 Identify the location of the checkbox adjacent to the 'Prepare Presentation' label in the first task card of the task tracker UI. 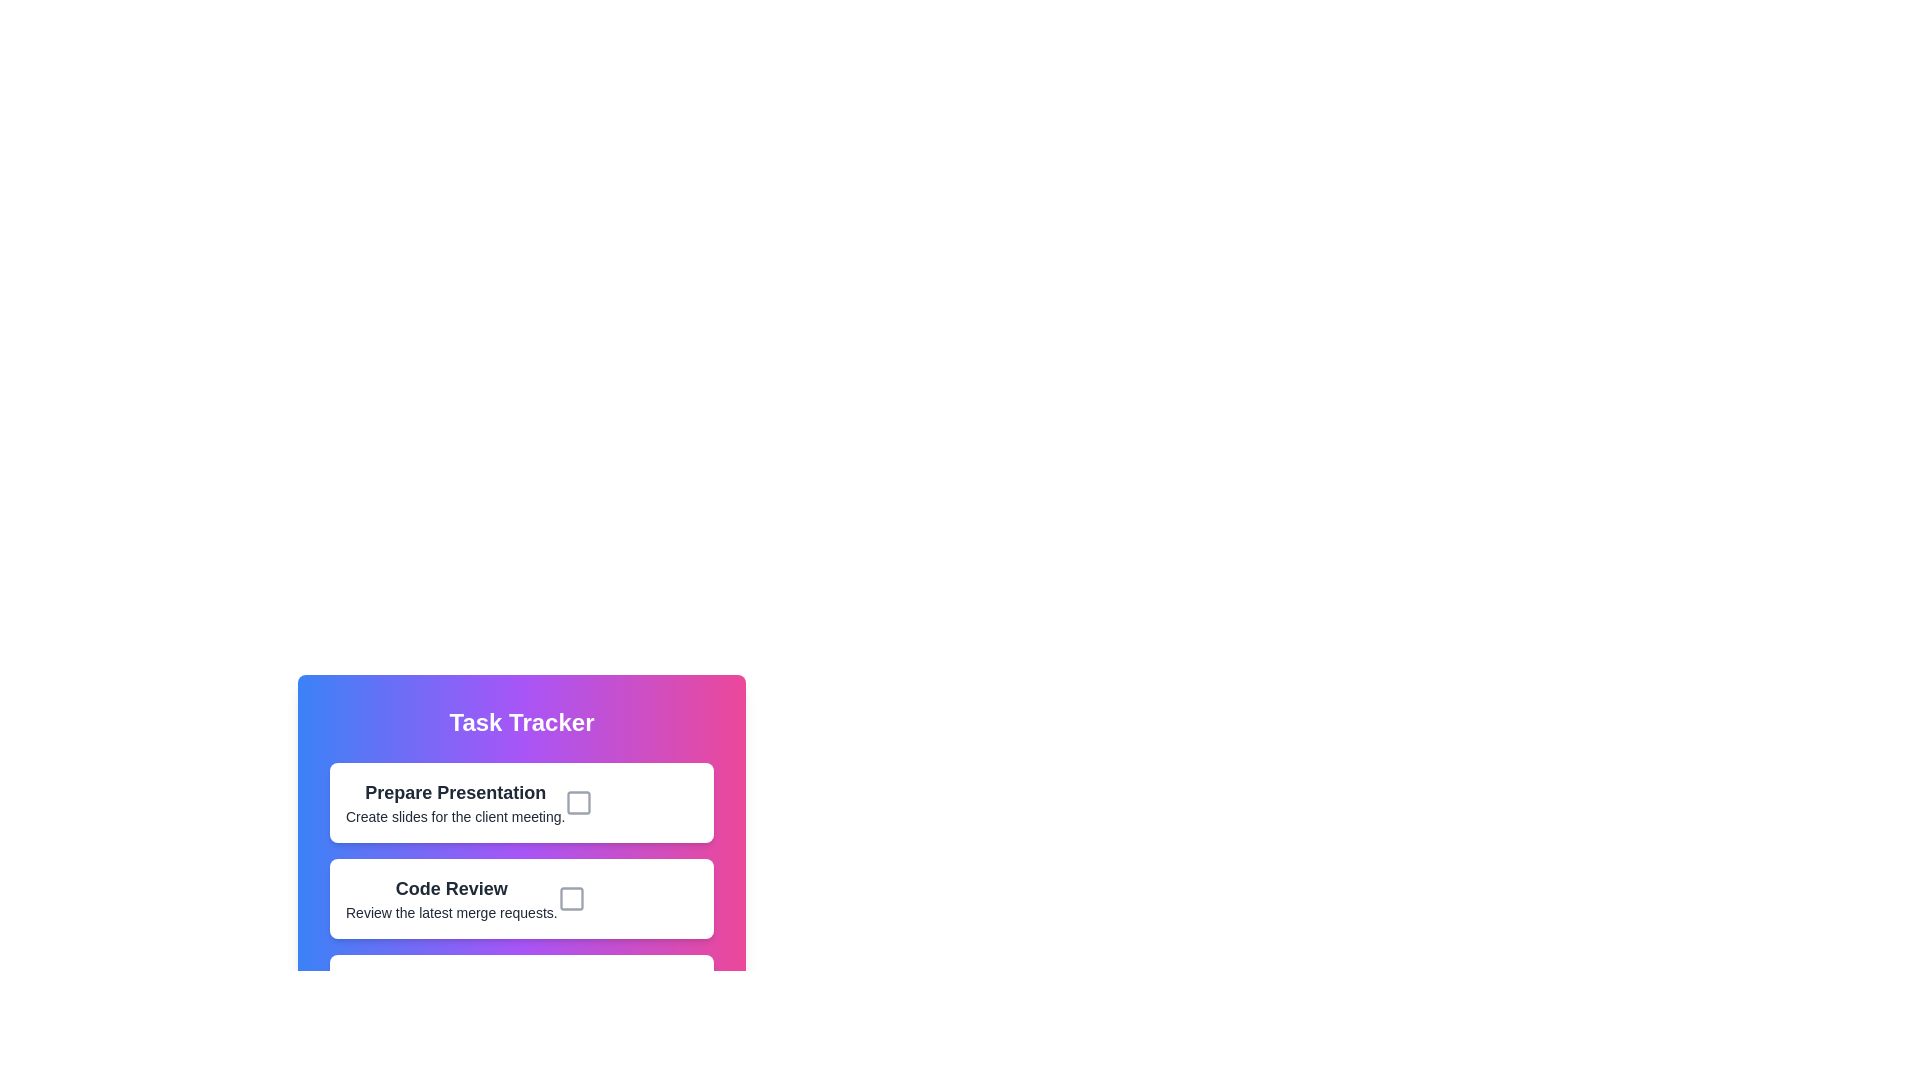
(578, 801).